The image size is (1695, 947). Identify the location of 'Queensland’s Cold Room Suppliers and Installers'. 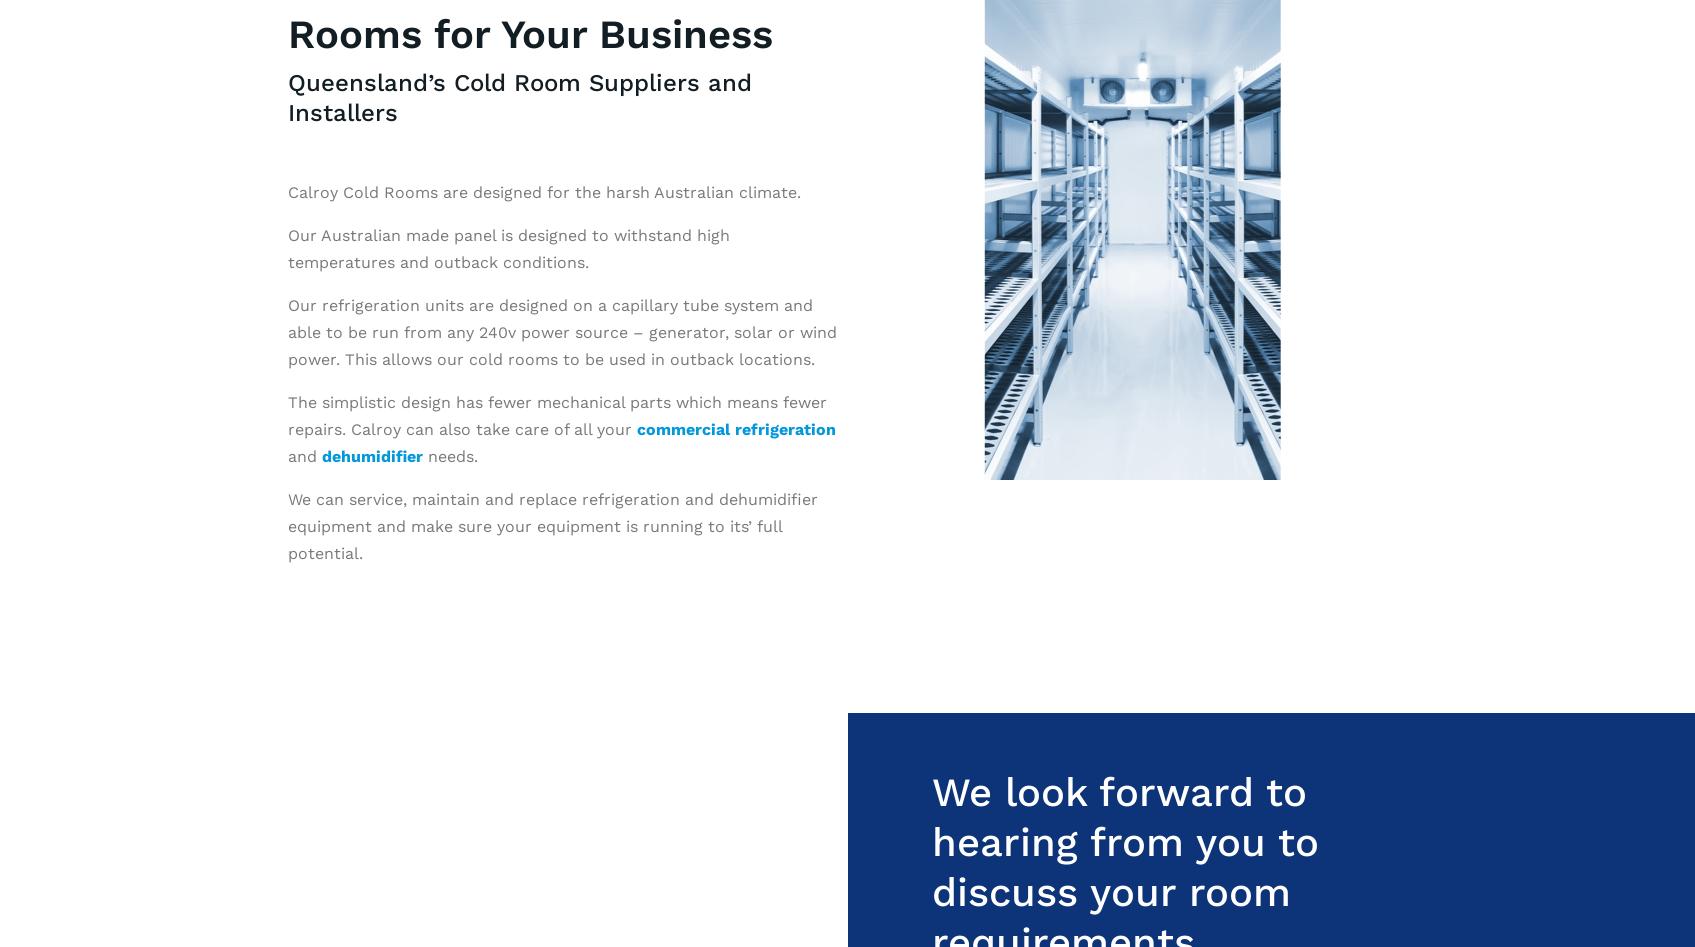
(286, 95).